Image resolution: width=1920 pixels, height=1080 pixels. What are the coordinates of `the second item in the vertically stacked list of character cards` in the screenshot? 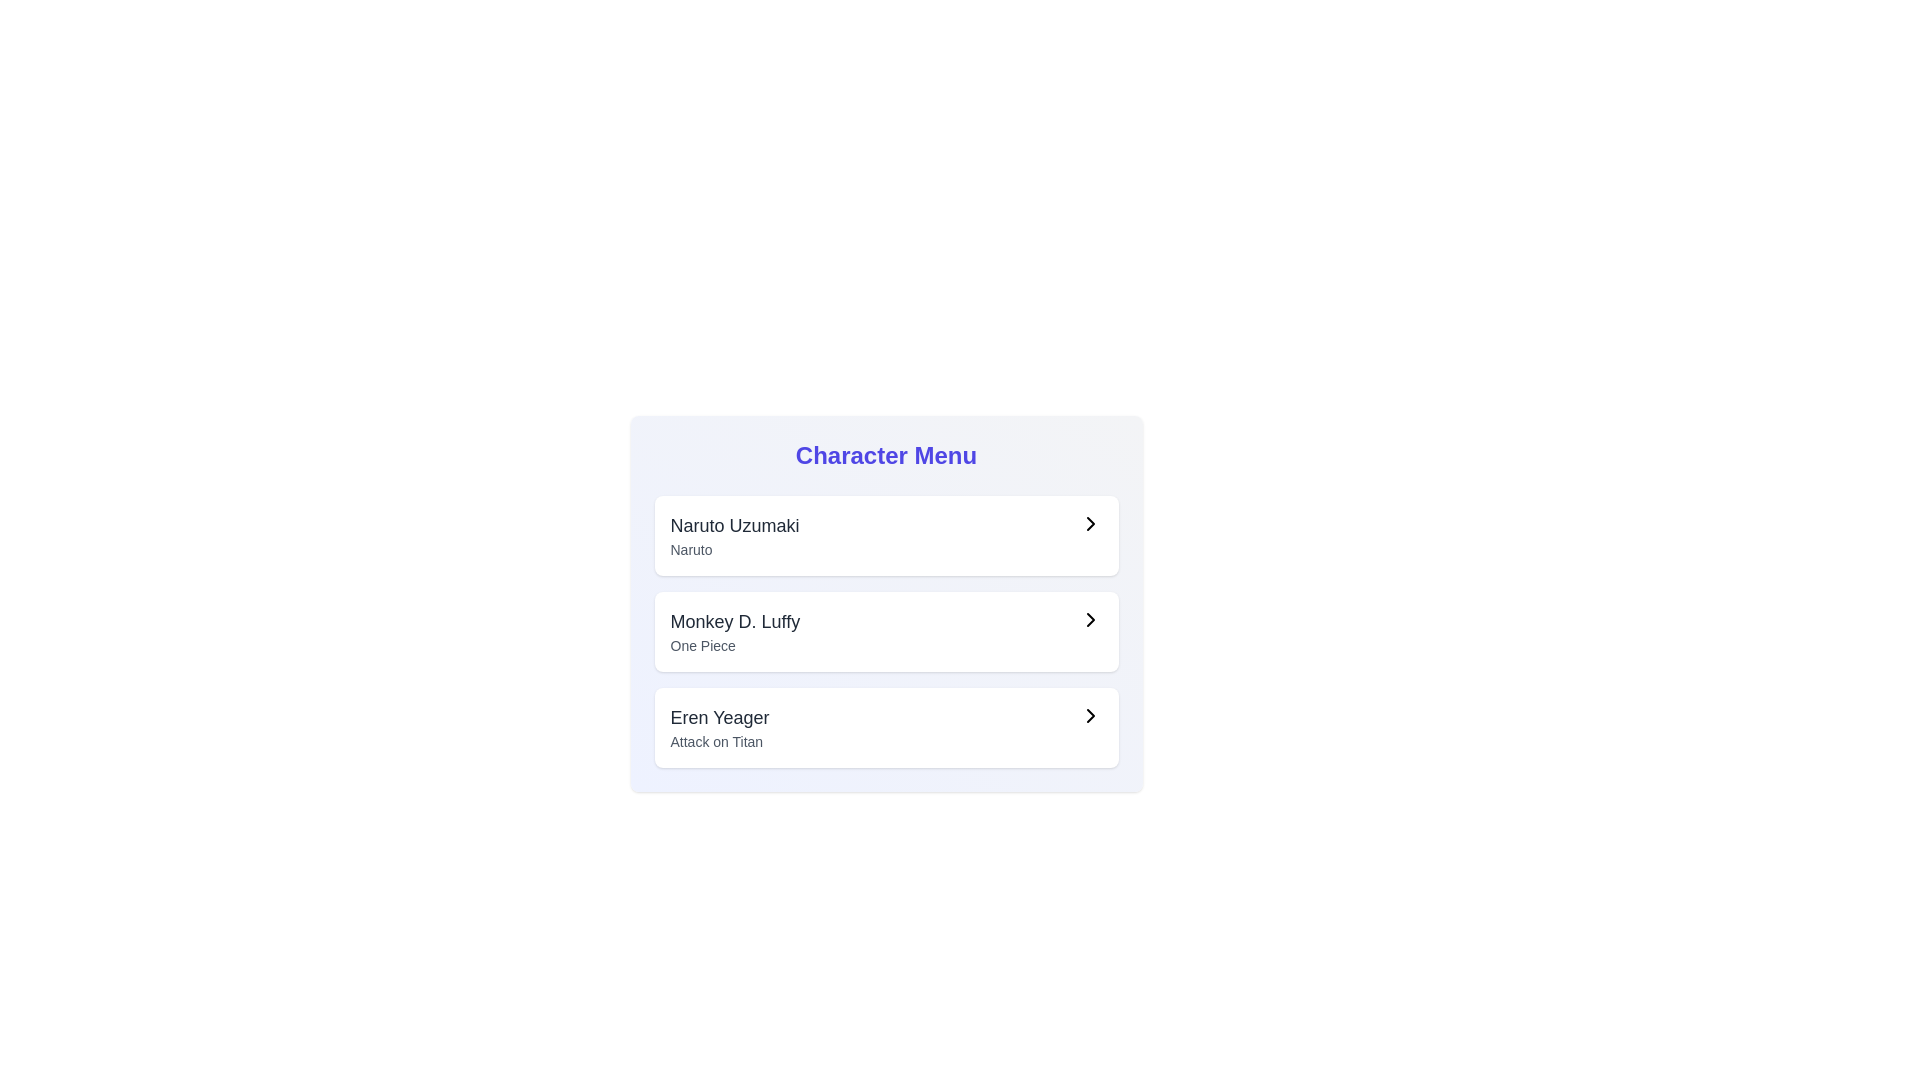 It's located at (885, 660).